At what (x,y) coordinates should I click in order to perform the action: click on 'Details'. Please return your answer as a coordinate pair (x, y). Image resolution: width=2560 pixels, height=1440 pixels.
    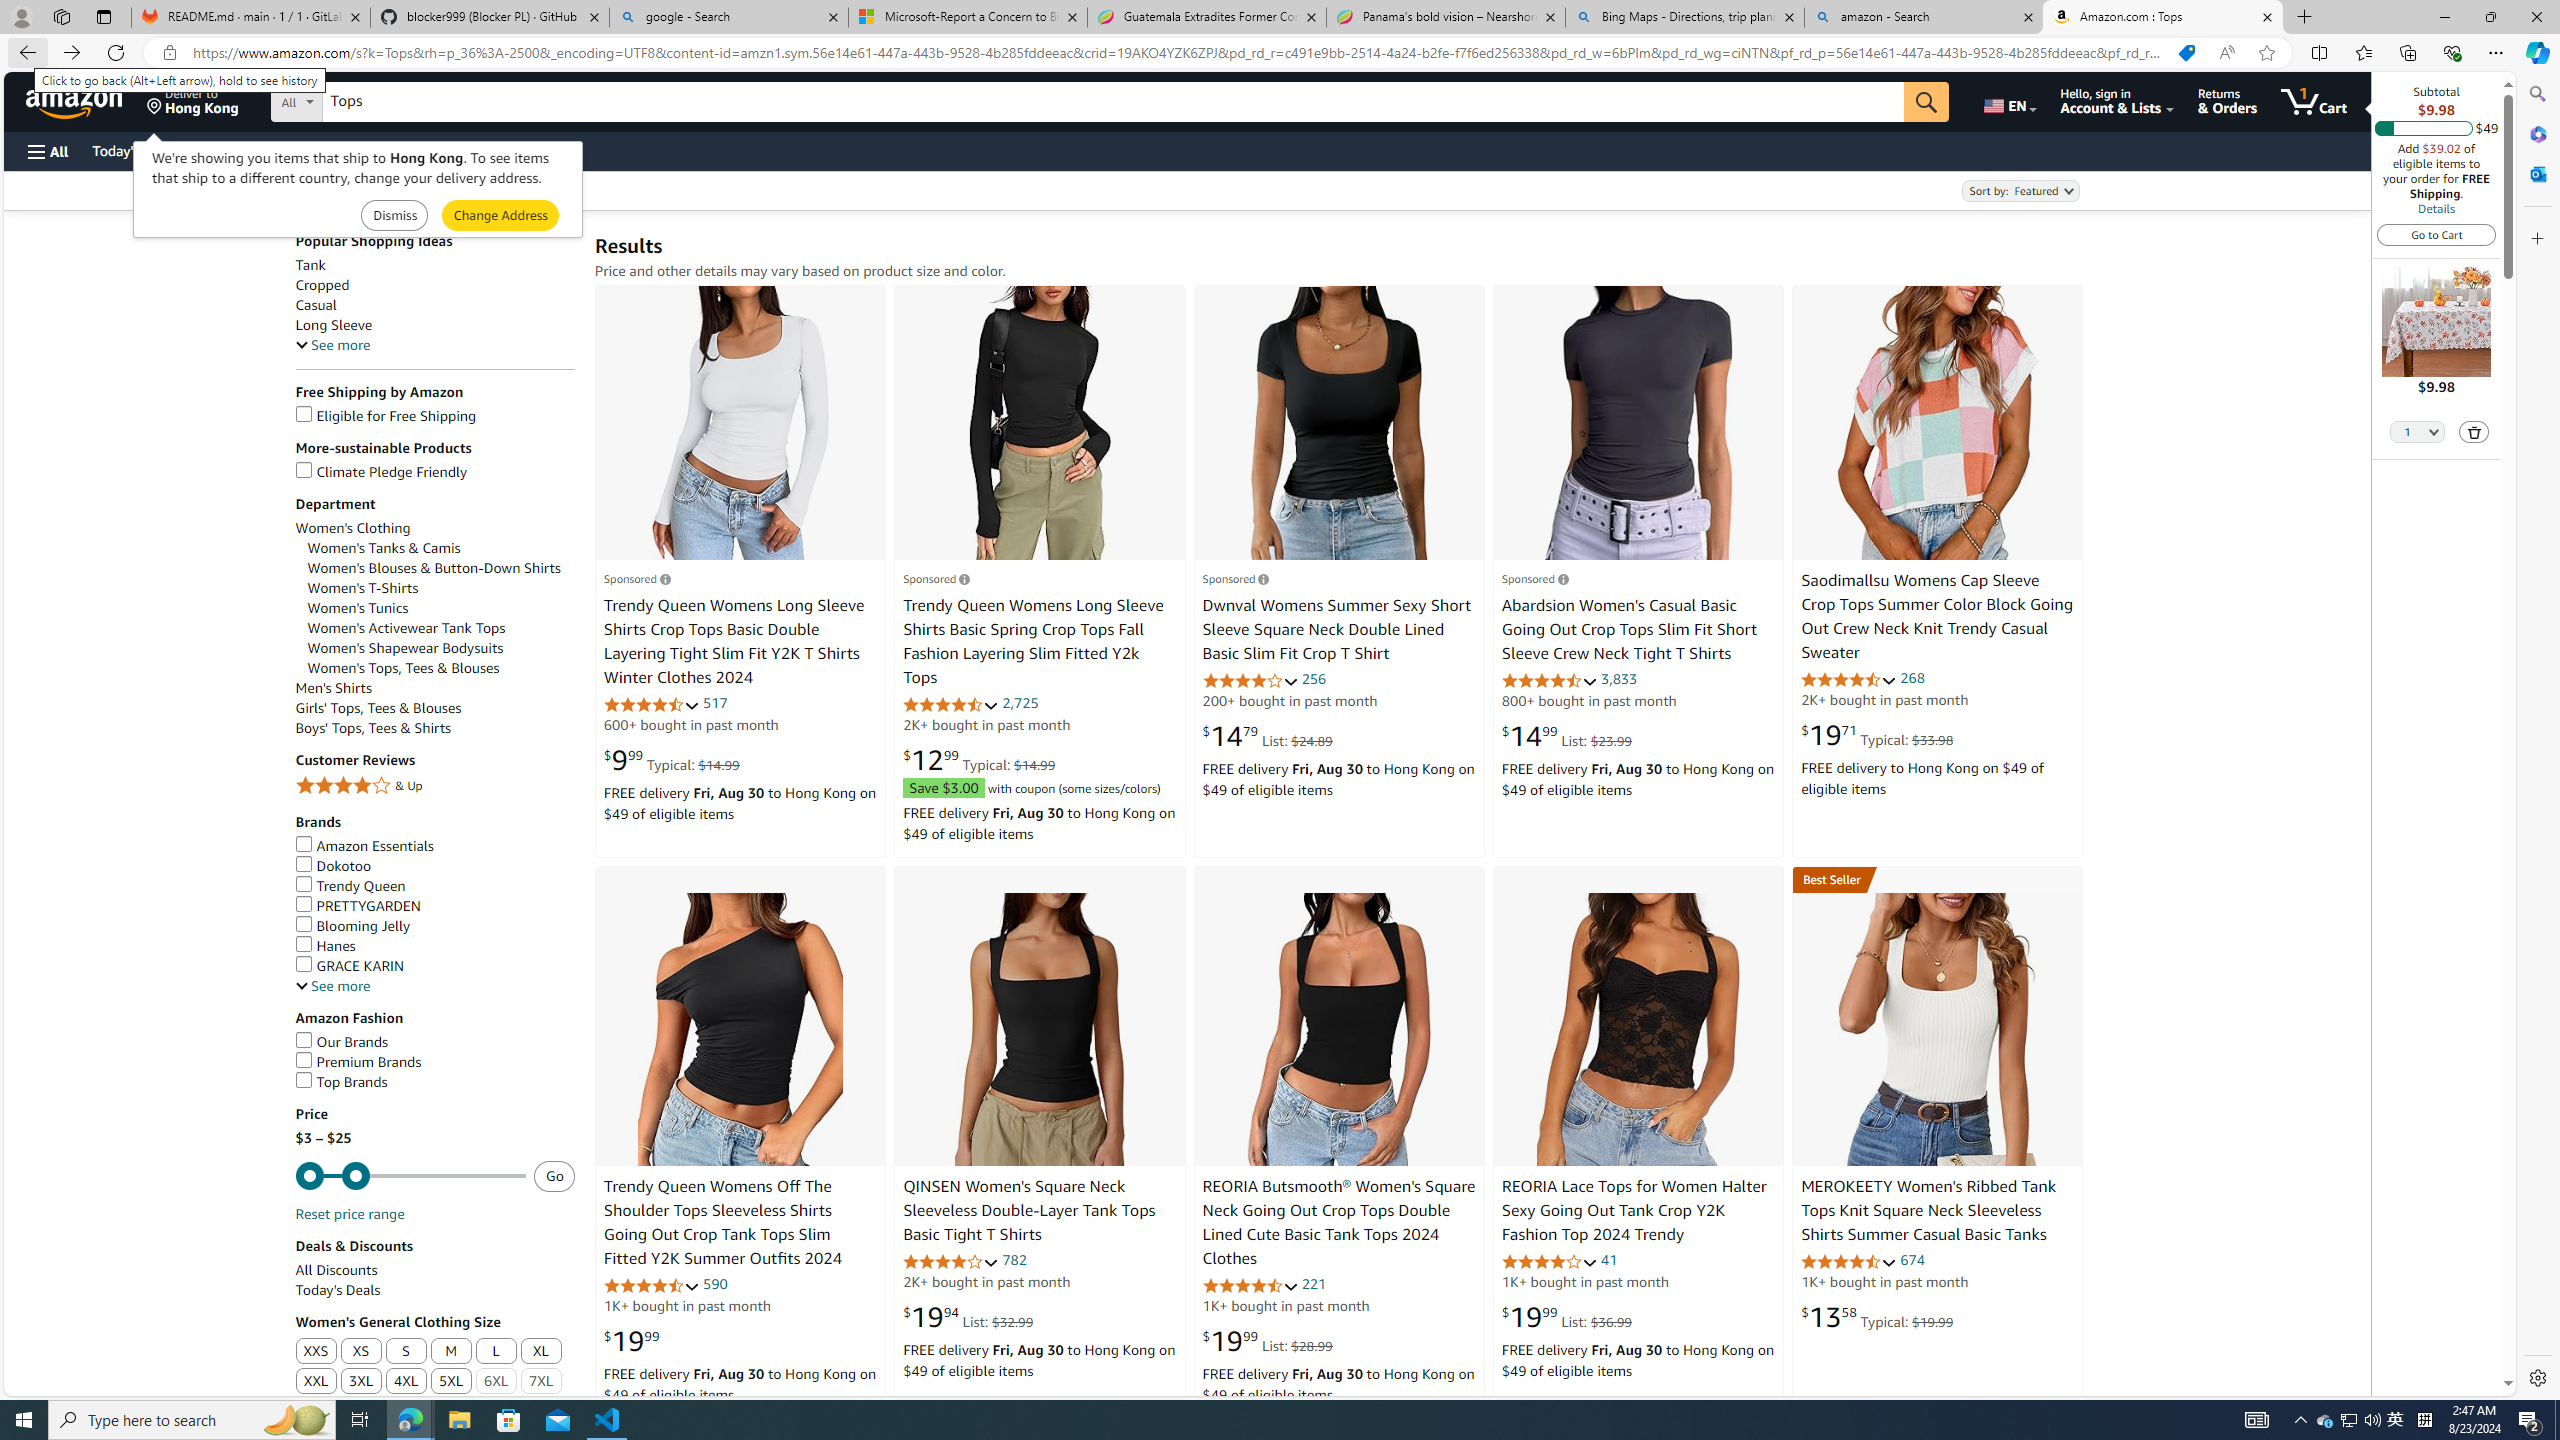
    Looking at the image, I should click on (2434, 207).